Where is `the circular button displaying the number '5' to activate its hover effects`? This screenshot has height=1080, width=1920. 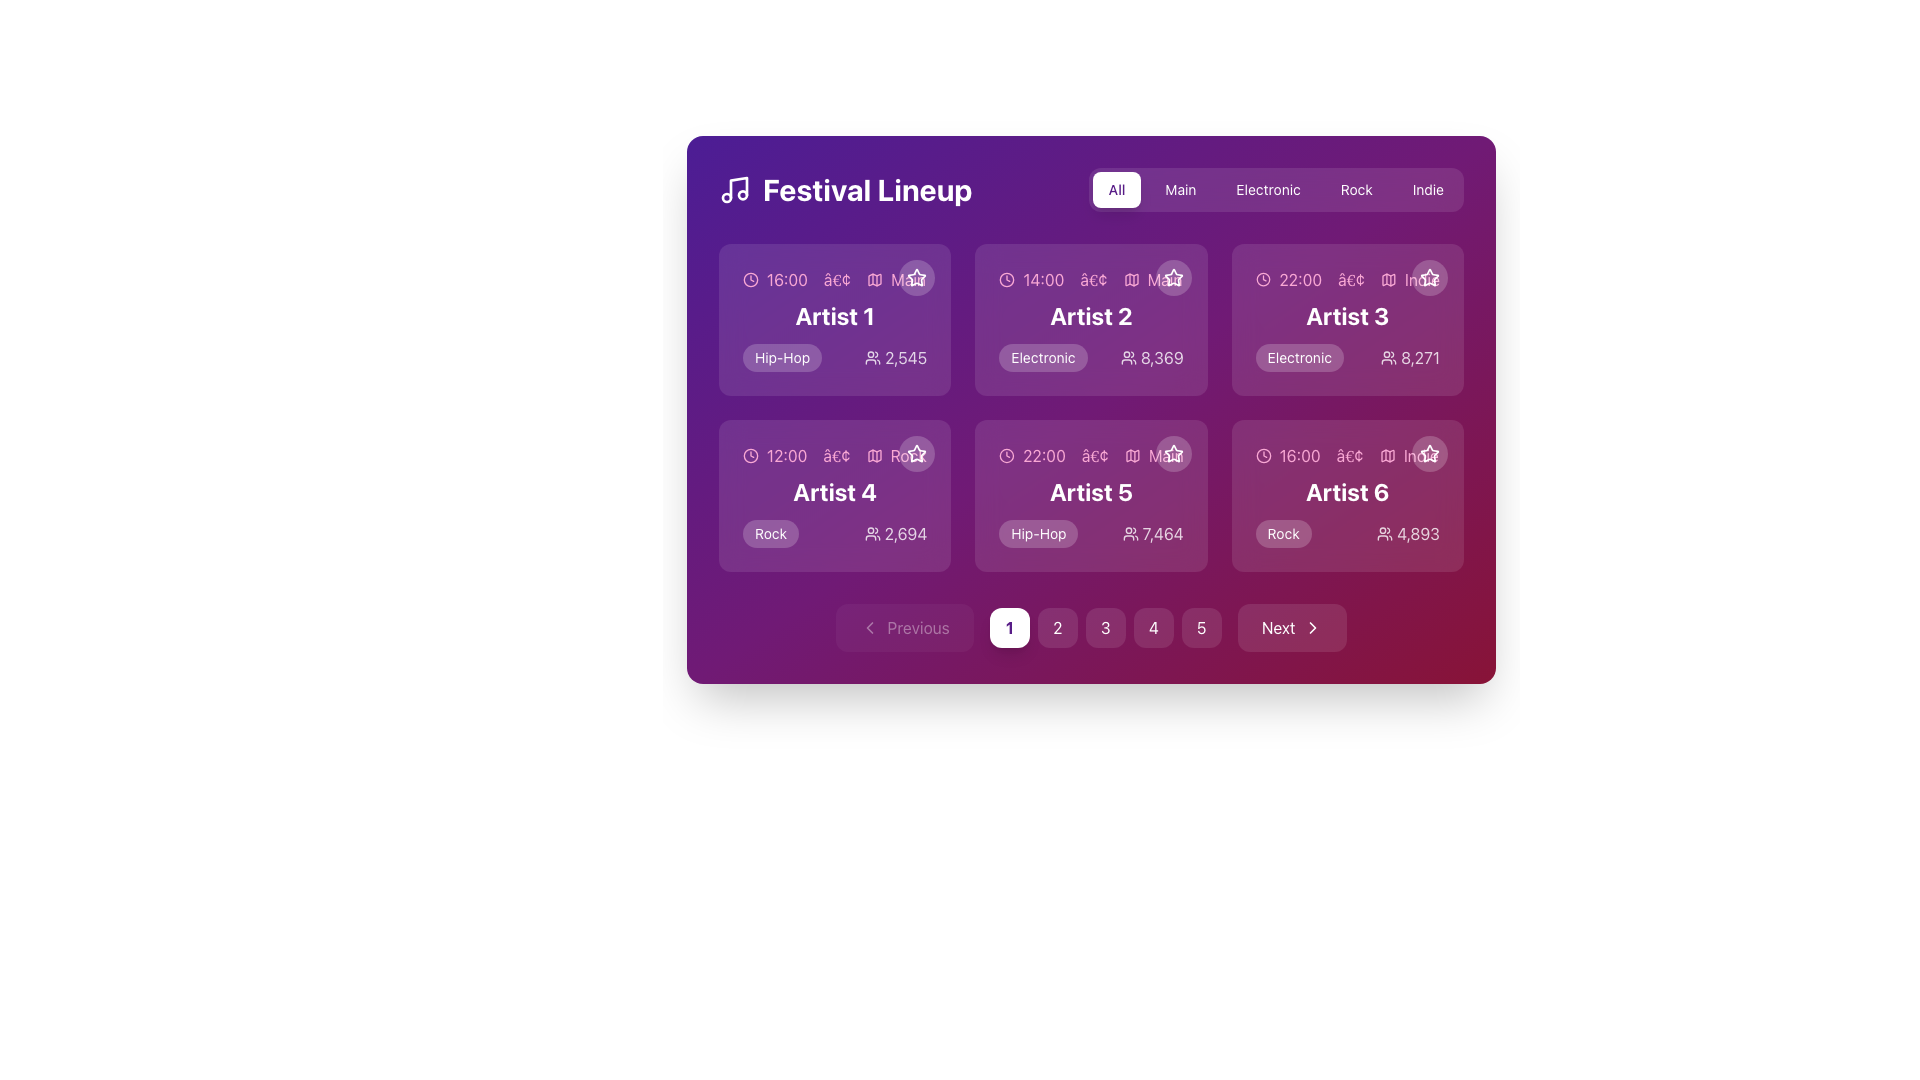
the circular button displaying the number '5' to activate its hover effects is located at coordinates (1200, 627).